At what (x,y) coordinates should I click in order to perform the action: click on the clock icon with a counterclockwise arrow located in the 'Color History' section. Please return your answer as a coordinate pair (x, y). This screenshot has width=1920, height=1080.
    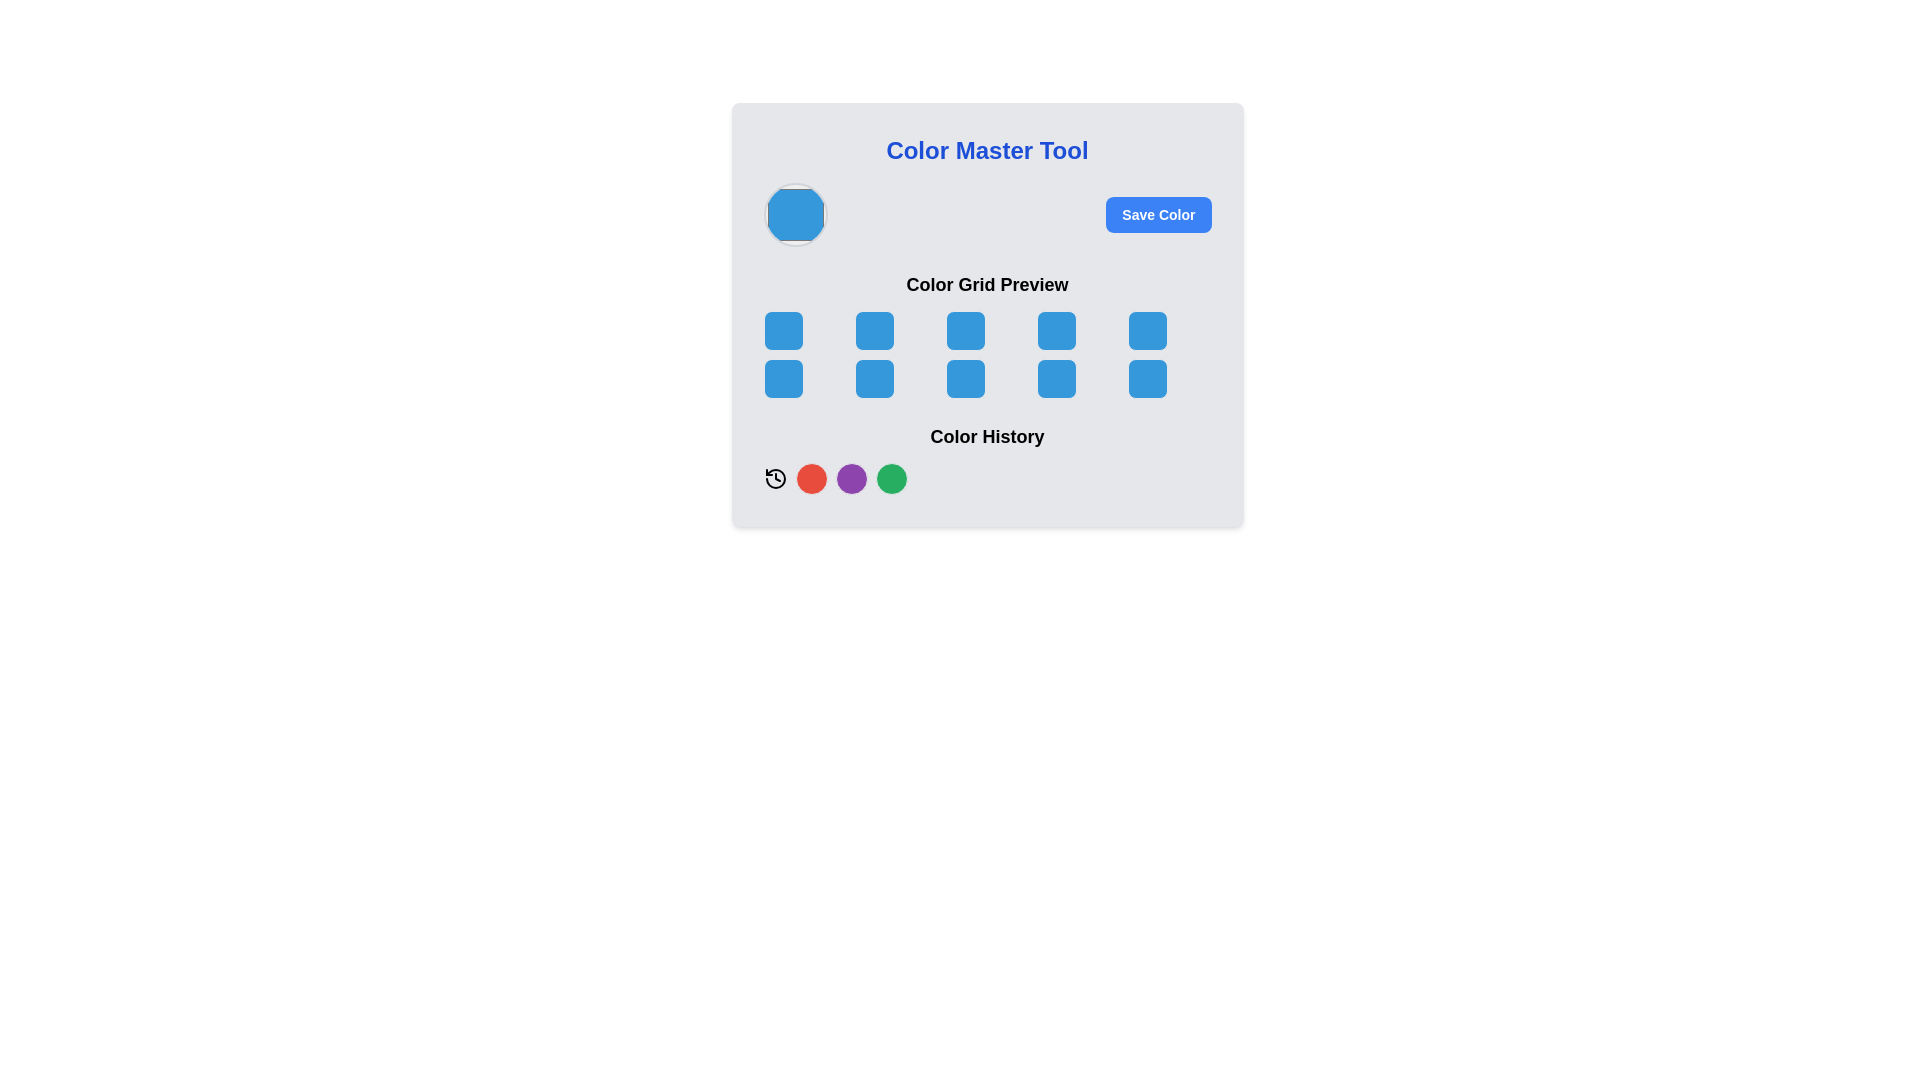
    Looking at the image, I should click on (774, 478).